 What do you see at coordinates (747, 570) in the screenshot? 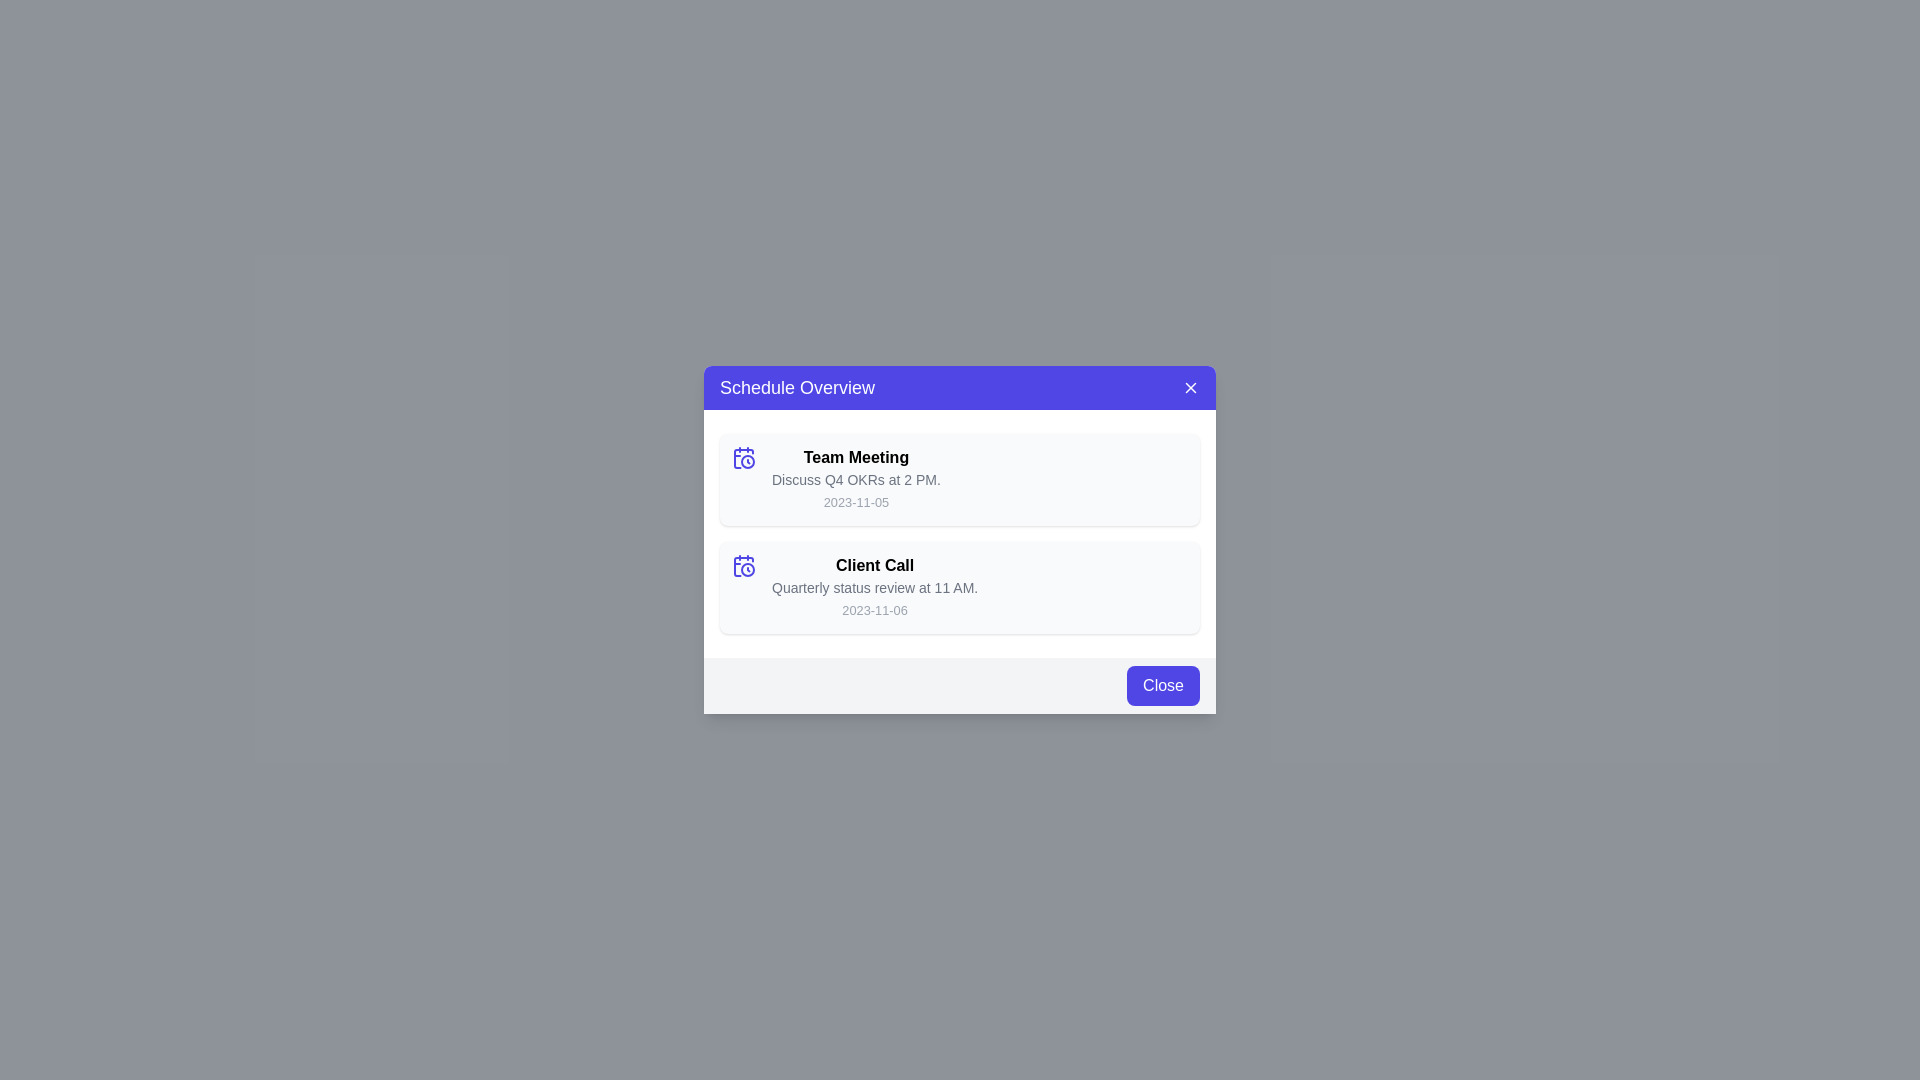
I see `the circular icon within the calendar clock icon that represents the clock's face, adjacent to the Client Call schedule text` at bounding box center [747, 570].